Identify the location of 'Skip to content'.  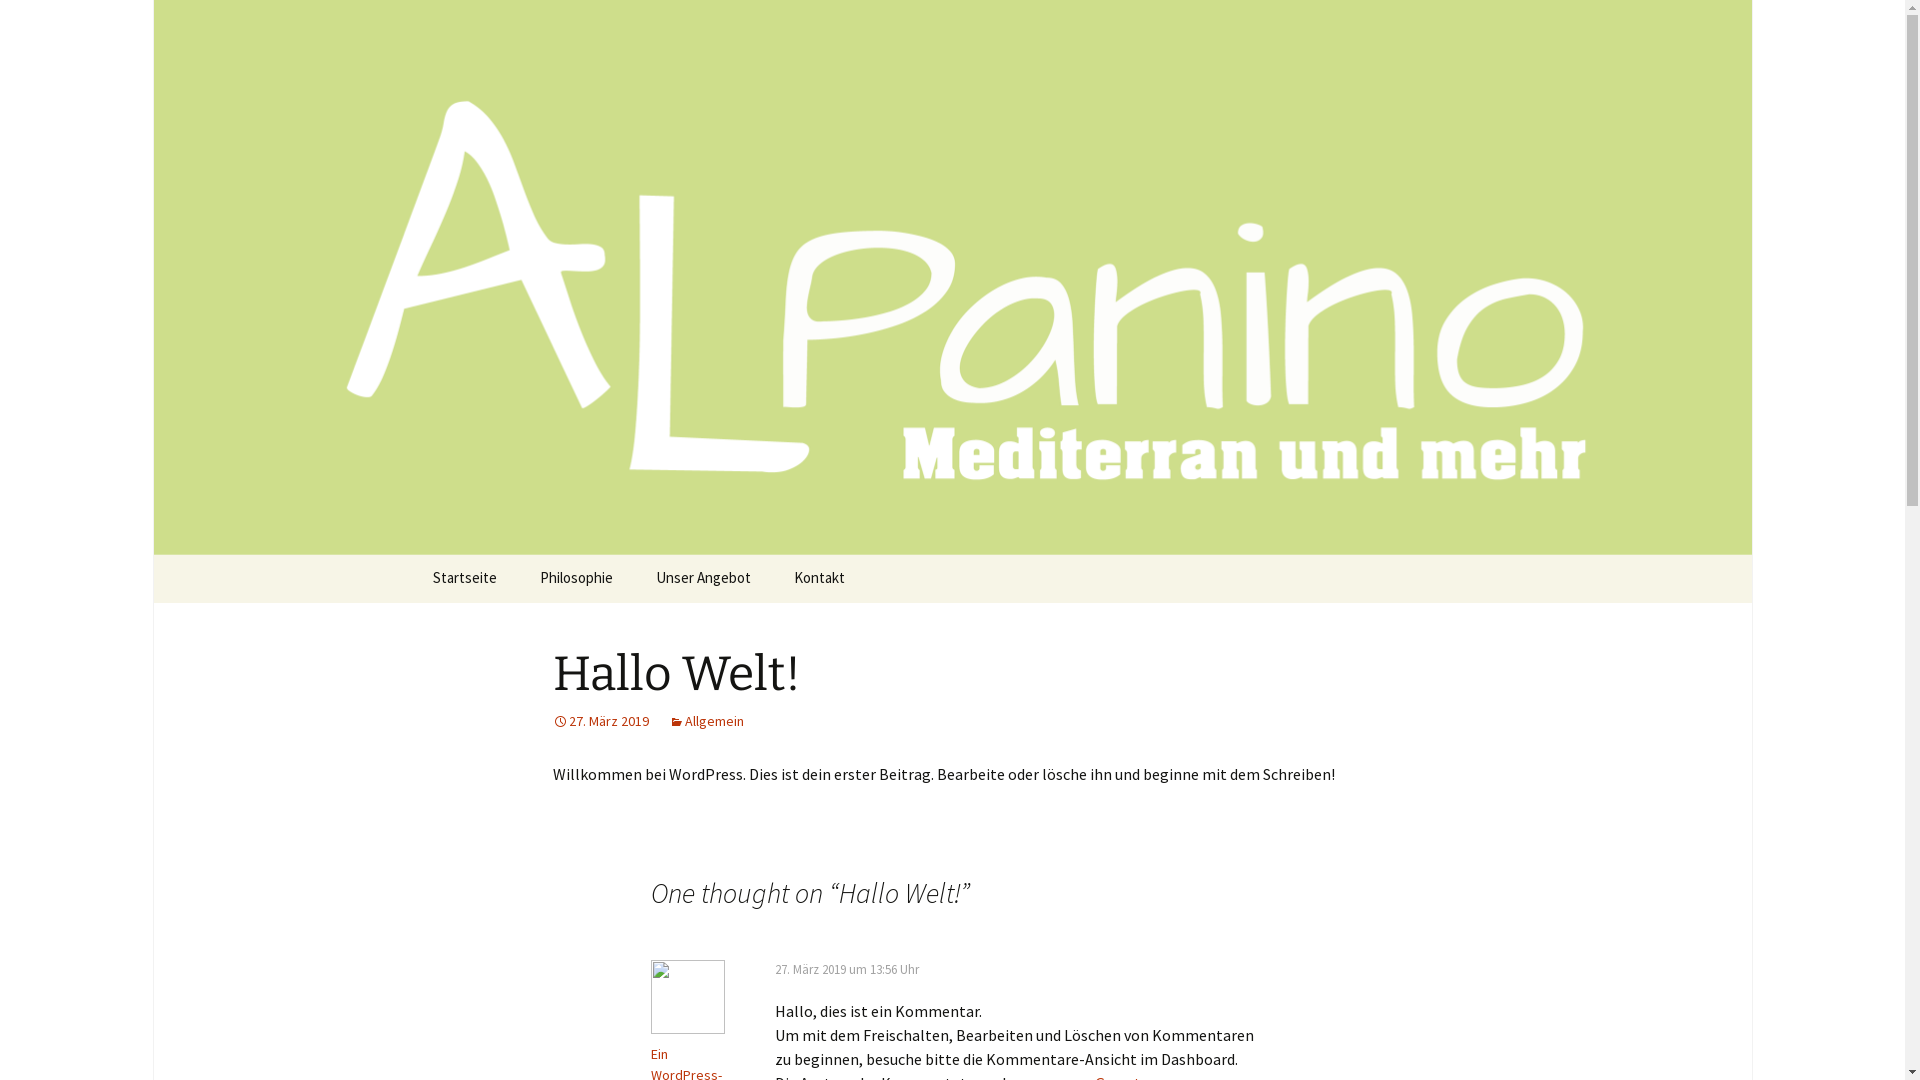
(464, 567).